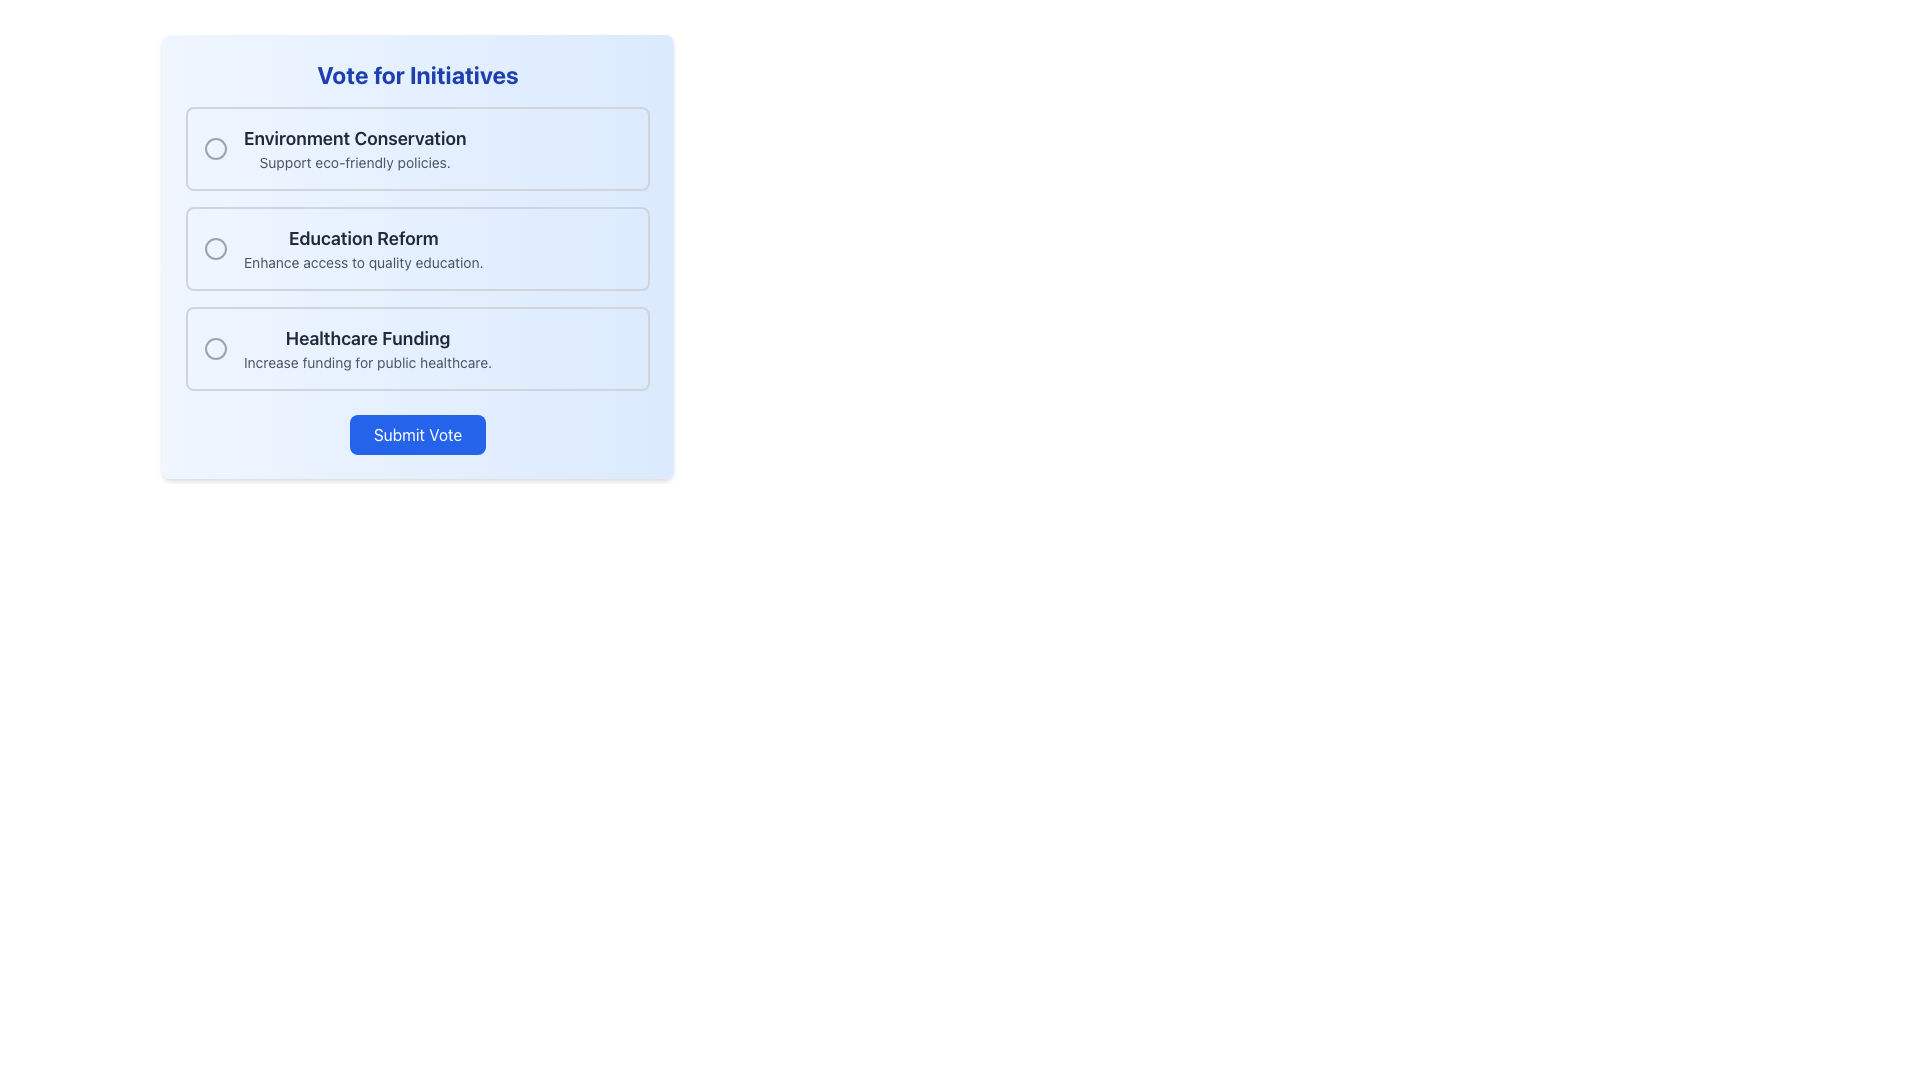  Describe the element at coordinates (216, 148) in the screenshot. I see `the radio button (unfilled circle) for the 'Environment Conservation' option` at that location.